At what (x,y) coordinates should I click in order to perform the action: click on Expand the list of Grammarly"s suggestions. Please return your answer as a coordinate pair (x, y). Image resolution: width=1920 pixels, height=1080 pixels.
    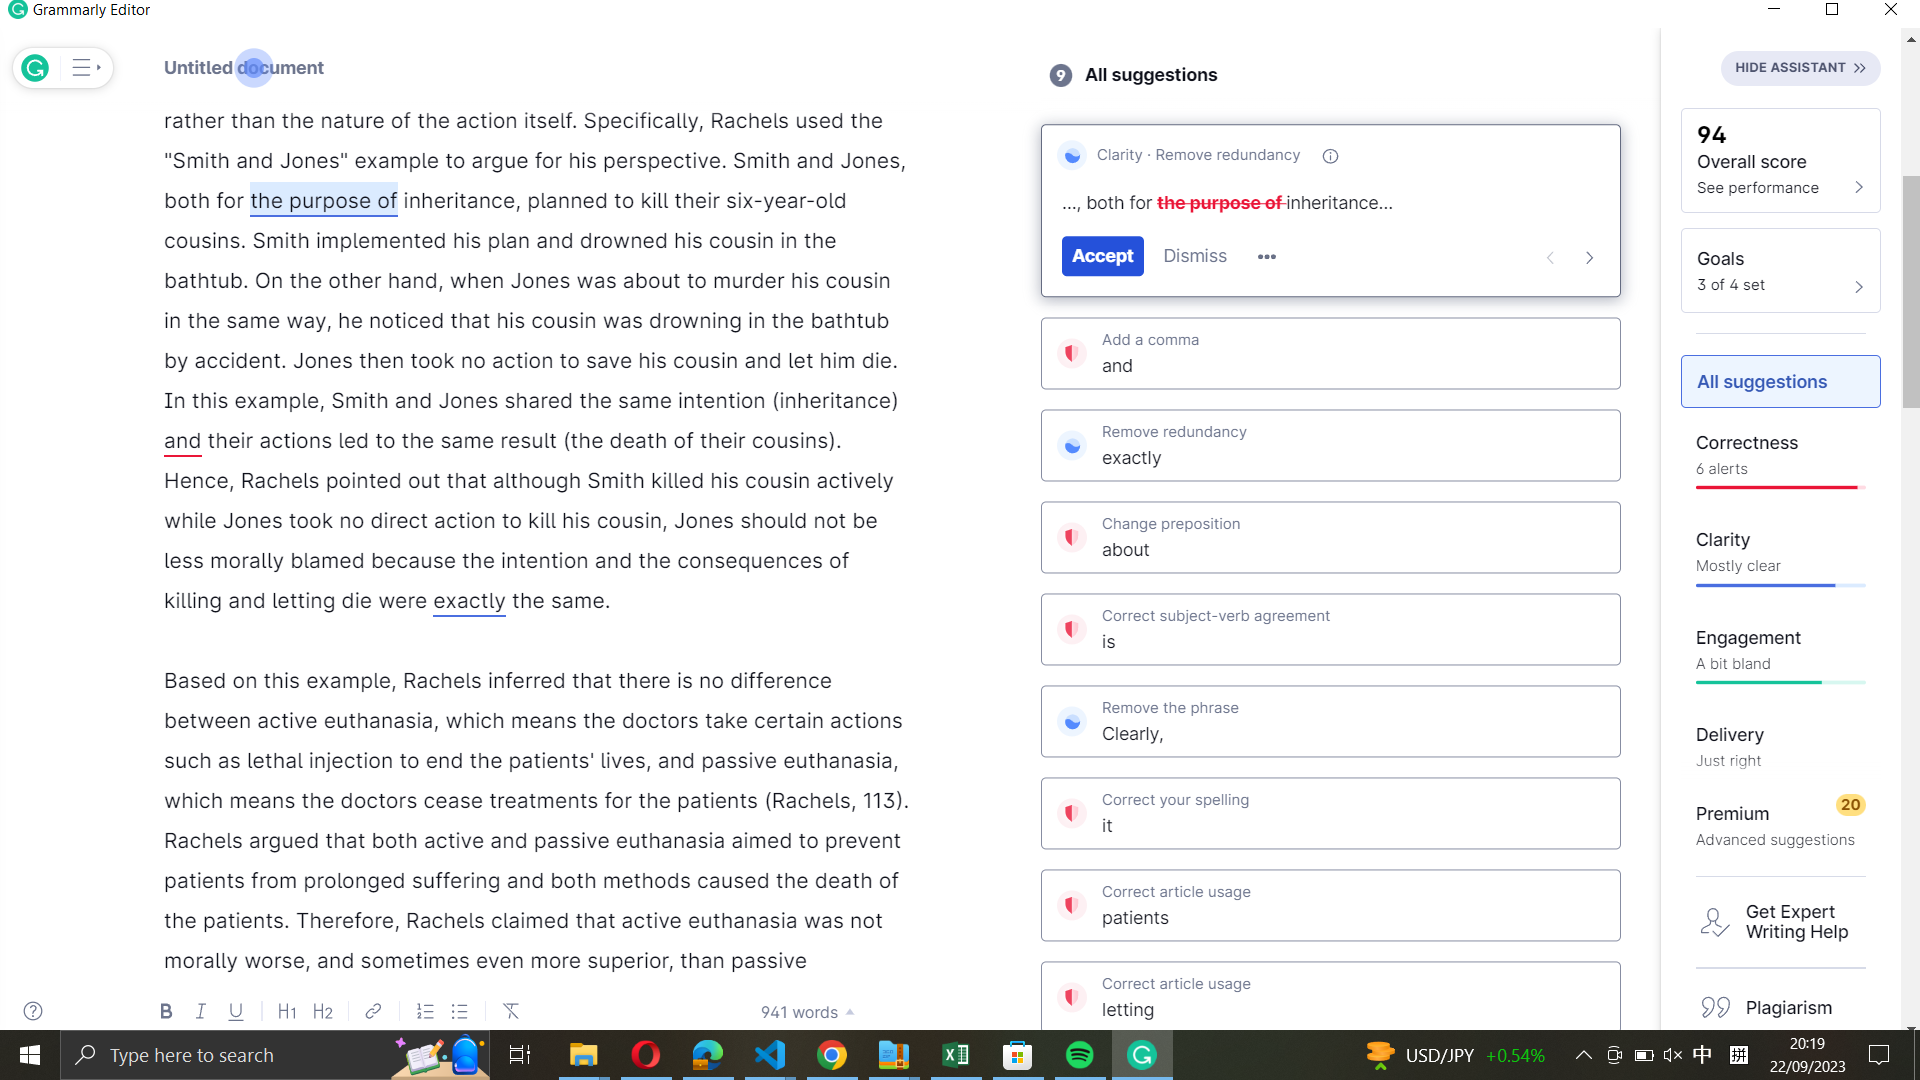
    Looking at the image, I should click on (82, 67).